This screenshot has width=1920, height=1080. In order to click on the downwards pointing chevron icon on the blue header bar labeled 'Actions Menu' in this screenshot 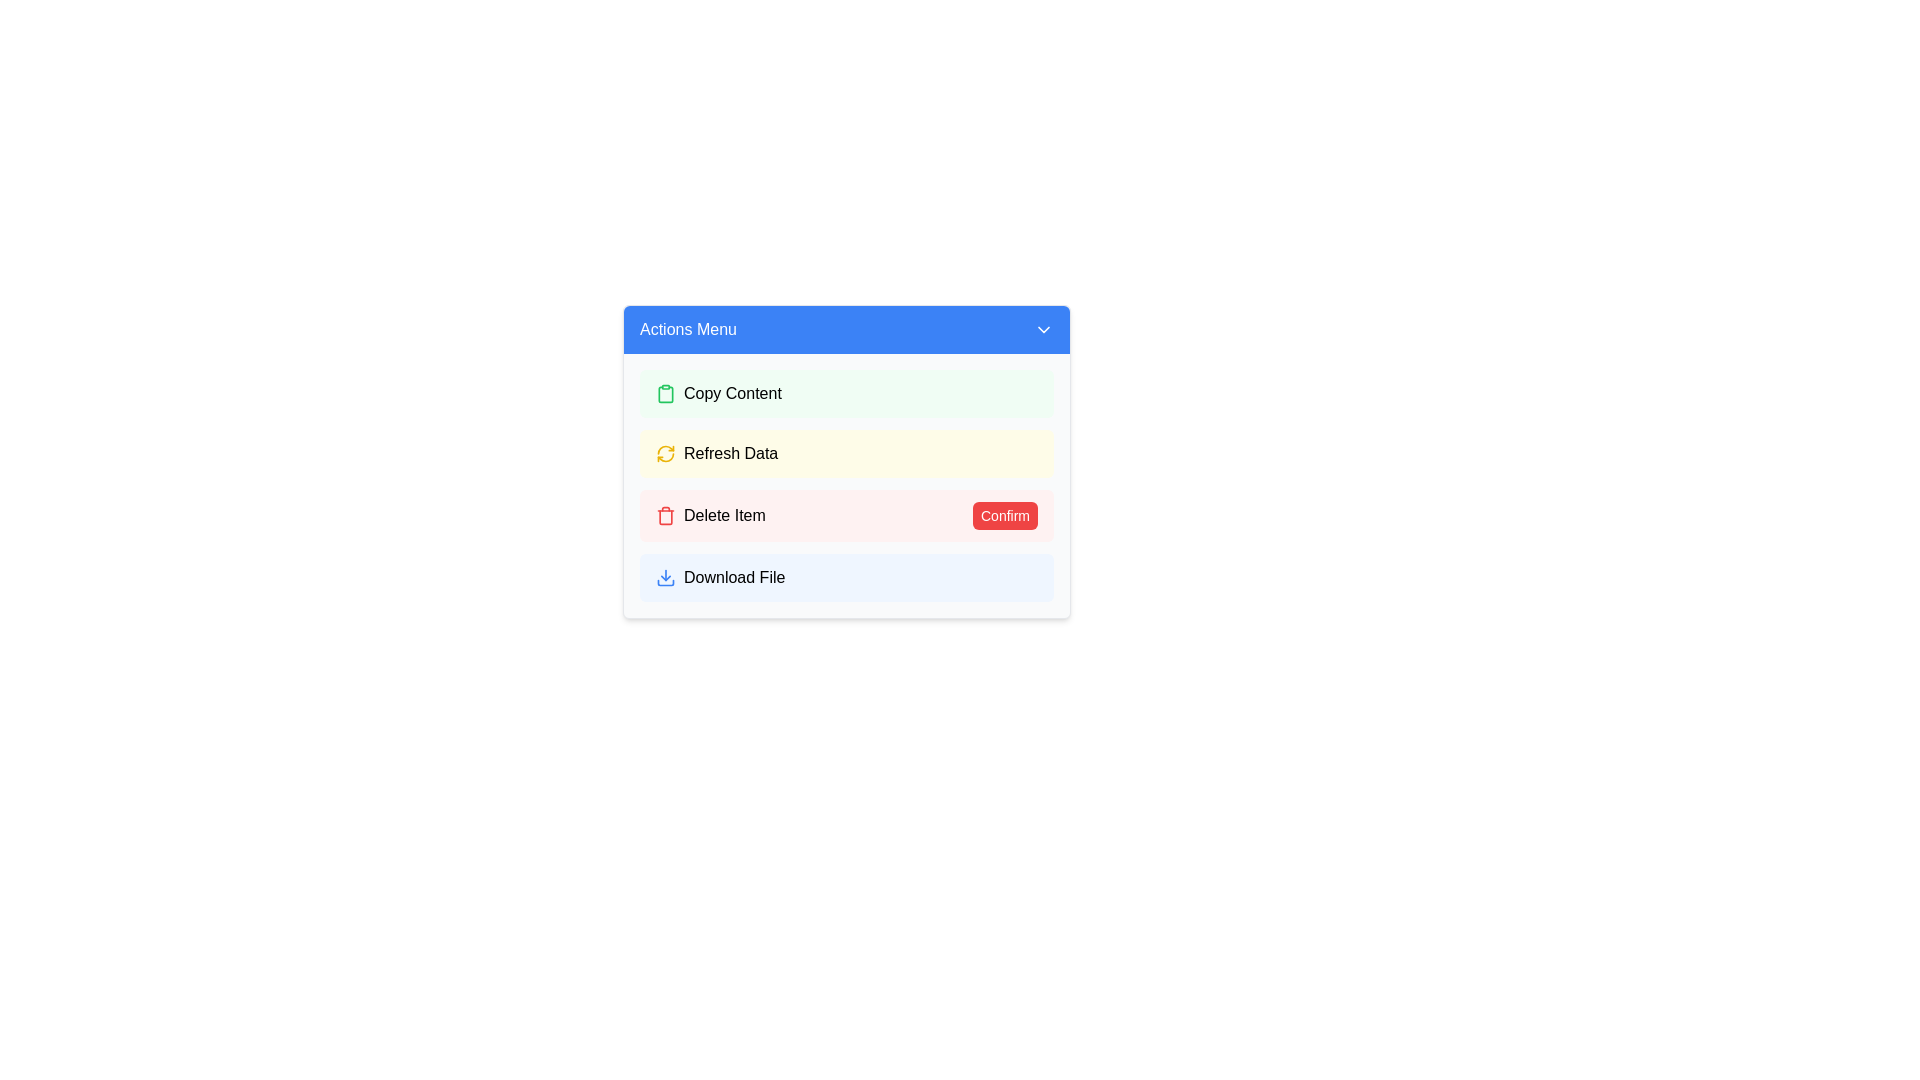, I will do `click(1042, 329)`.